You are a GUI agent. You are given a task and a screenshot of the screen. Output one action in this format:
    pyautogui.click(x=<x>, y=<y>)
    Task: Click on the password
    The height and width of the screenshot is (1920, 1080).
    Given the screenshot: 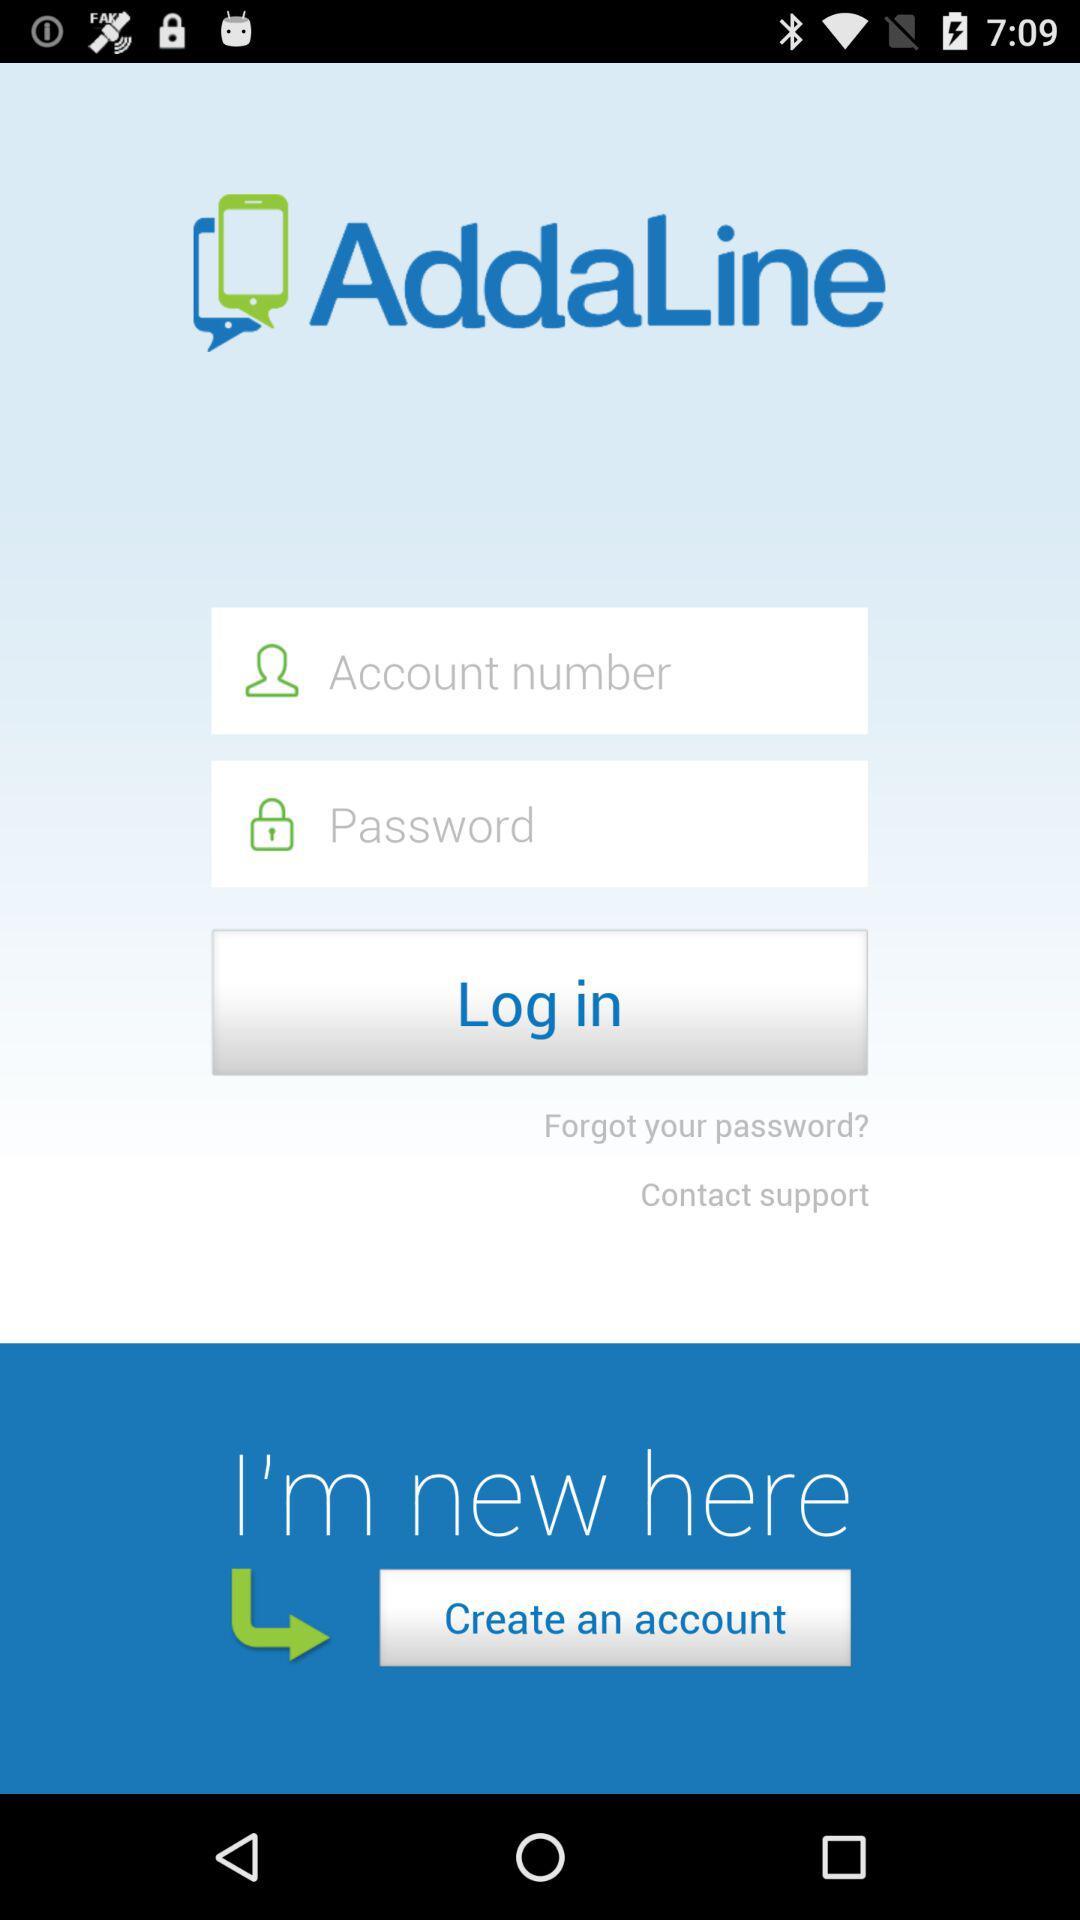 What is the action you would take?
    pyautogui.click(x=538, y=823)
    